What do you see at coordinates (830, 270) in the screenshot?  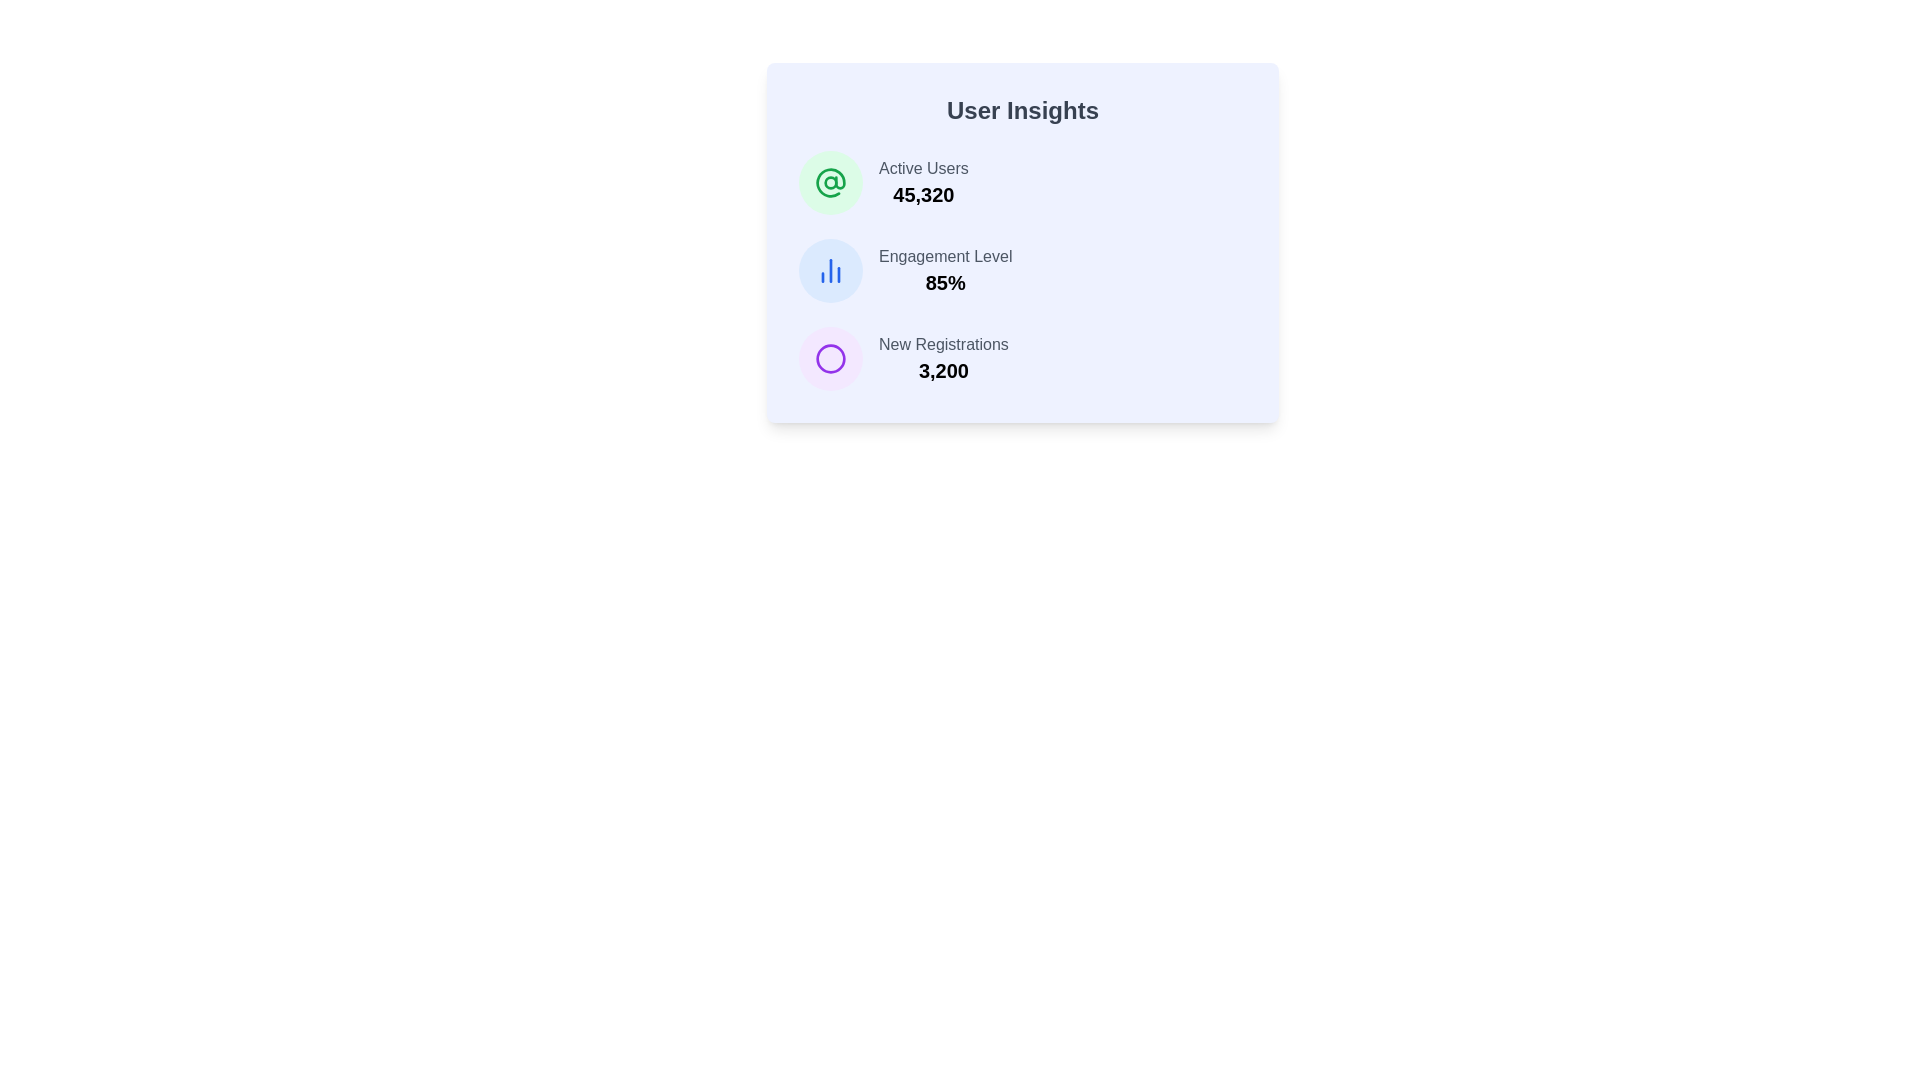 I see `the circular icon with a light blue background and a bar chart symbol, located to the left of the 'Engagement Level' text in the 'User Insights' panel` at bounding box center [830, 270].